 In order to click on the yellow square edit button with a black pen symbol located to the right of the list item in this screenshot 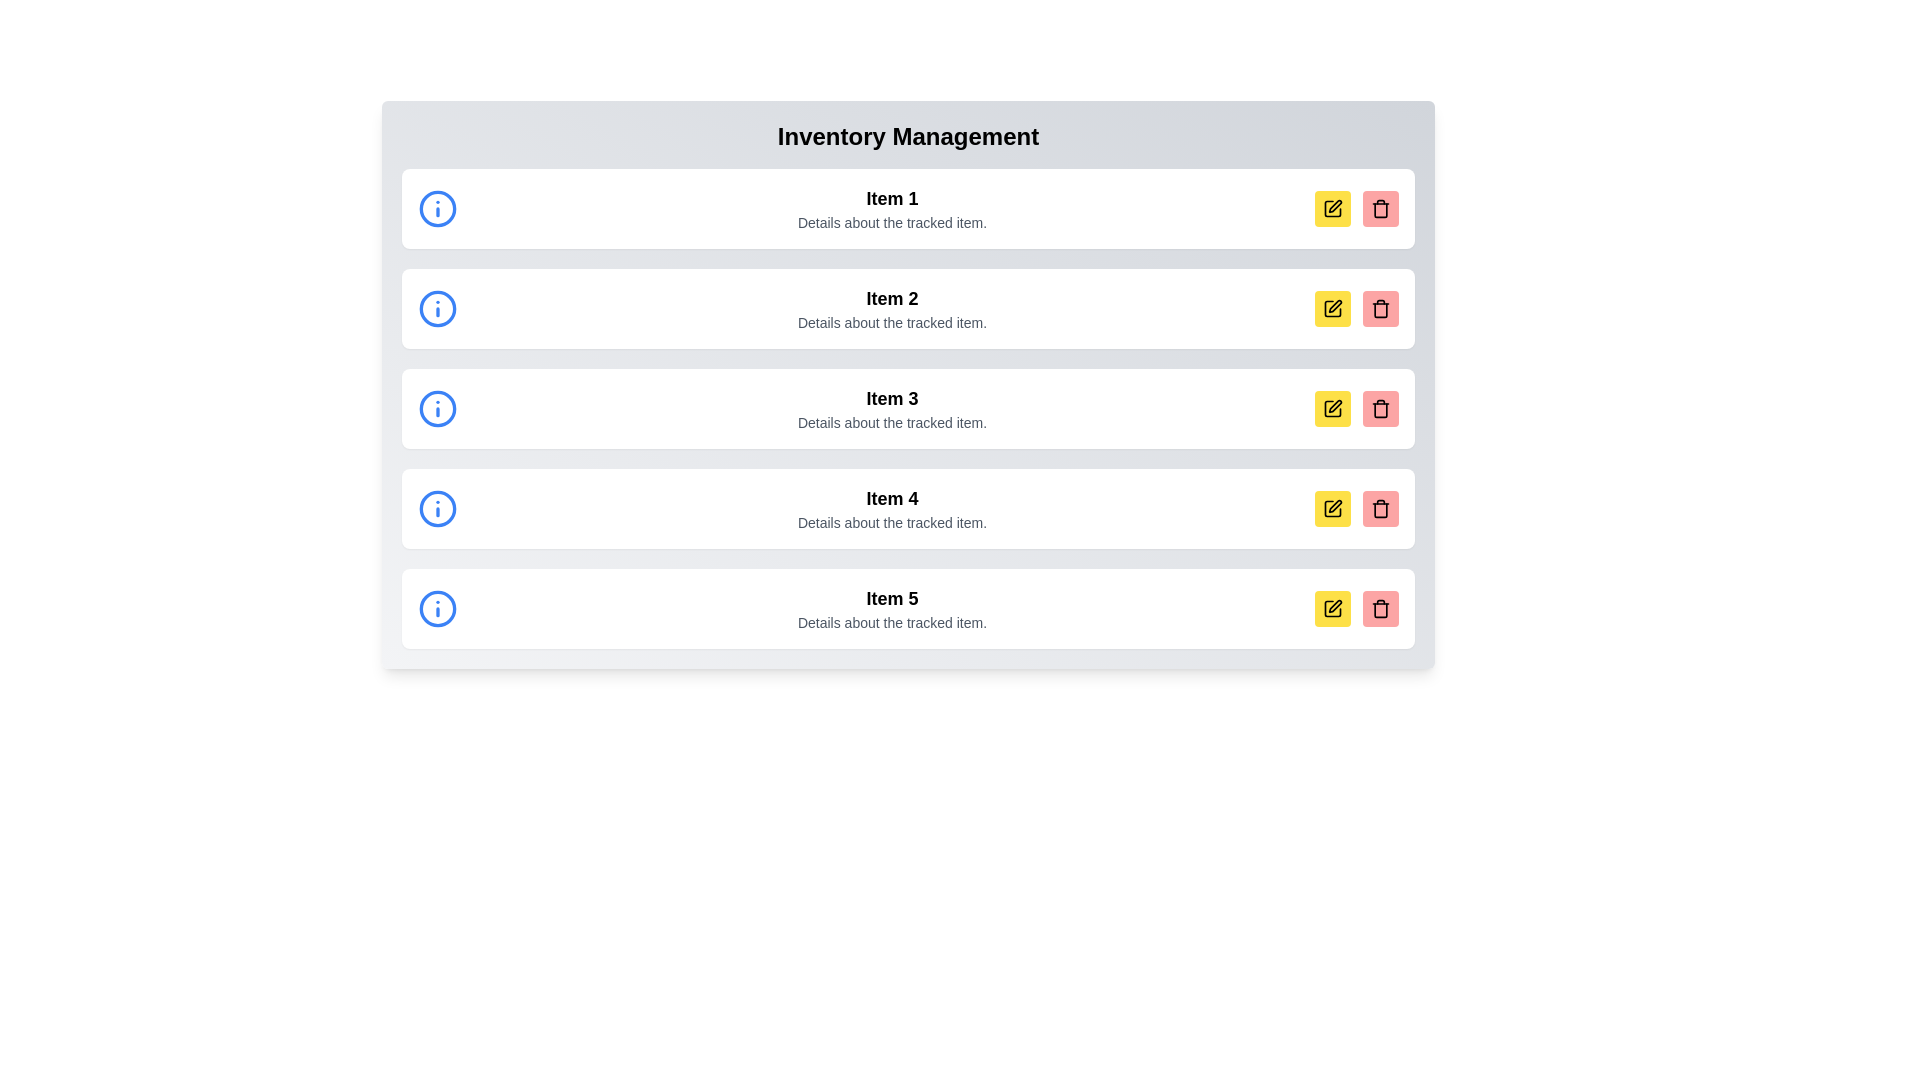, I will do `click(1333, 308)`.